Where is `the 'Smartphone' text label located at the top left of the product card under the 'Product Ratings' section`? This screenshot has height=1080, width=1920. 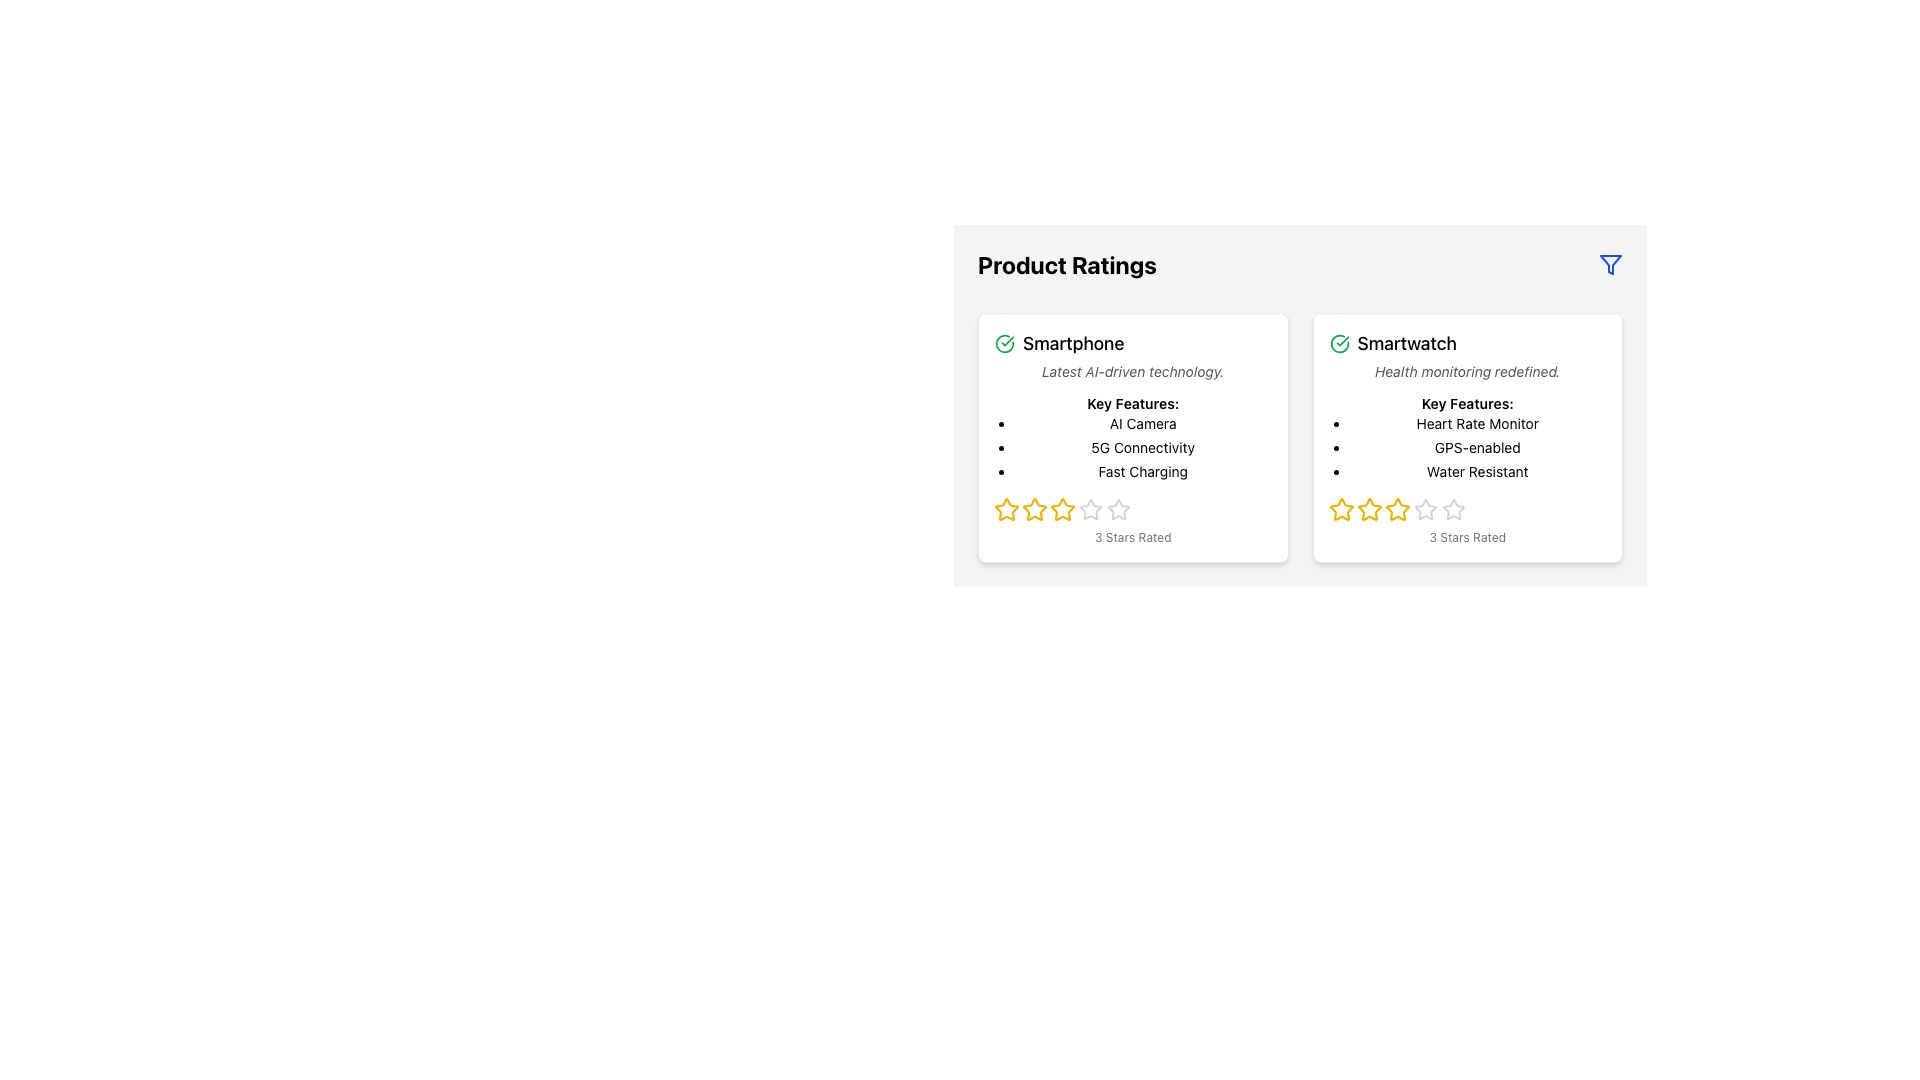 the 'Smartphone' text label located at the top left of the product card under the 'Product Ratings' section is located at coordinates (1072, 342).